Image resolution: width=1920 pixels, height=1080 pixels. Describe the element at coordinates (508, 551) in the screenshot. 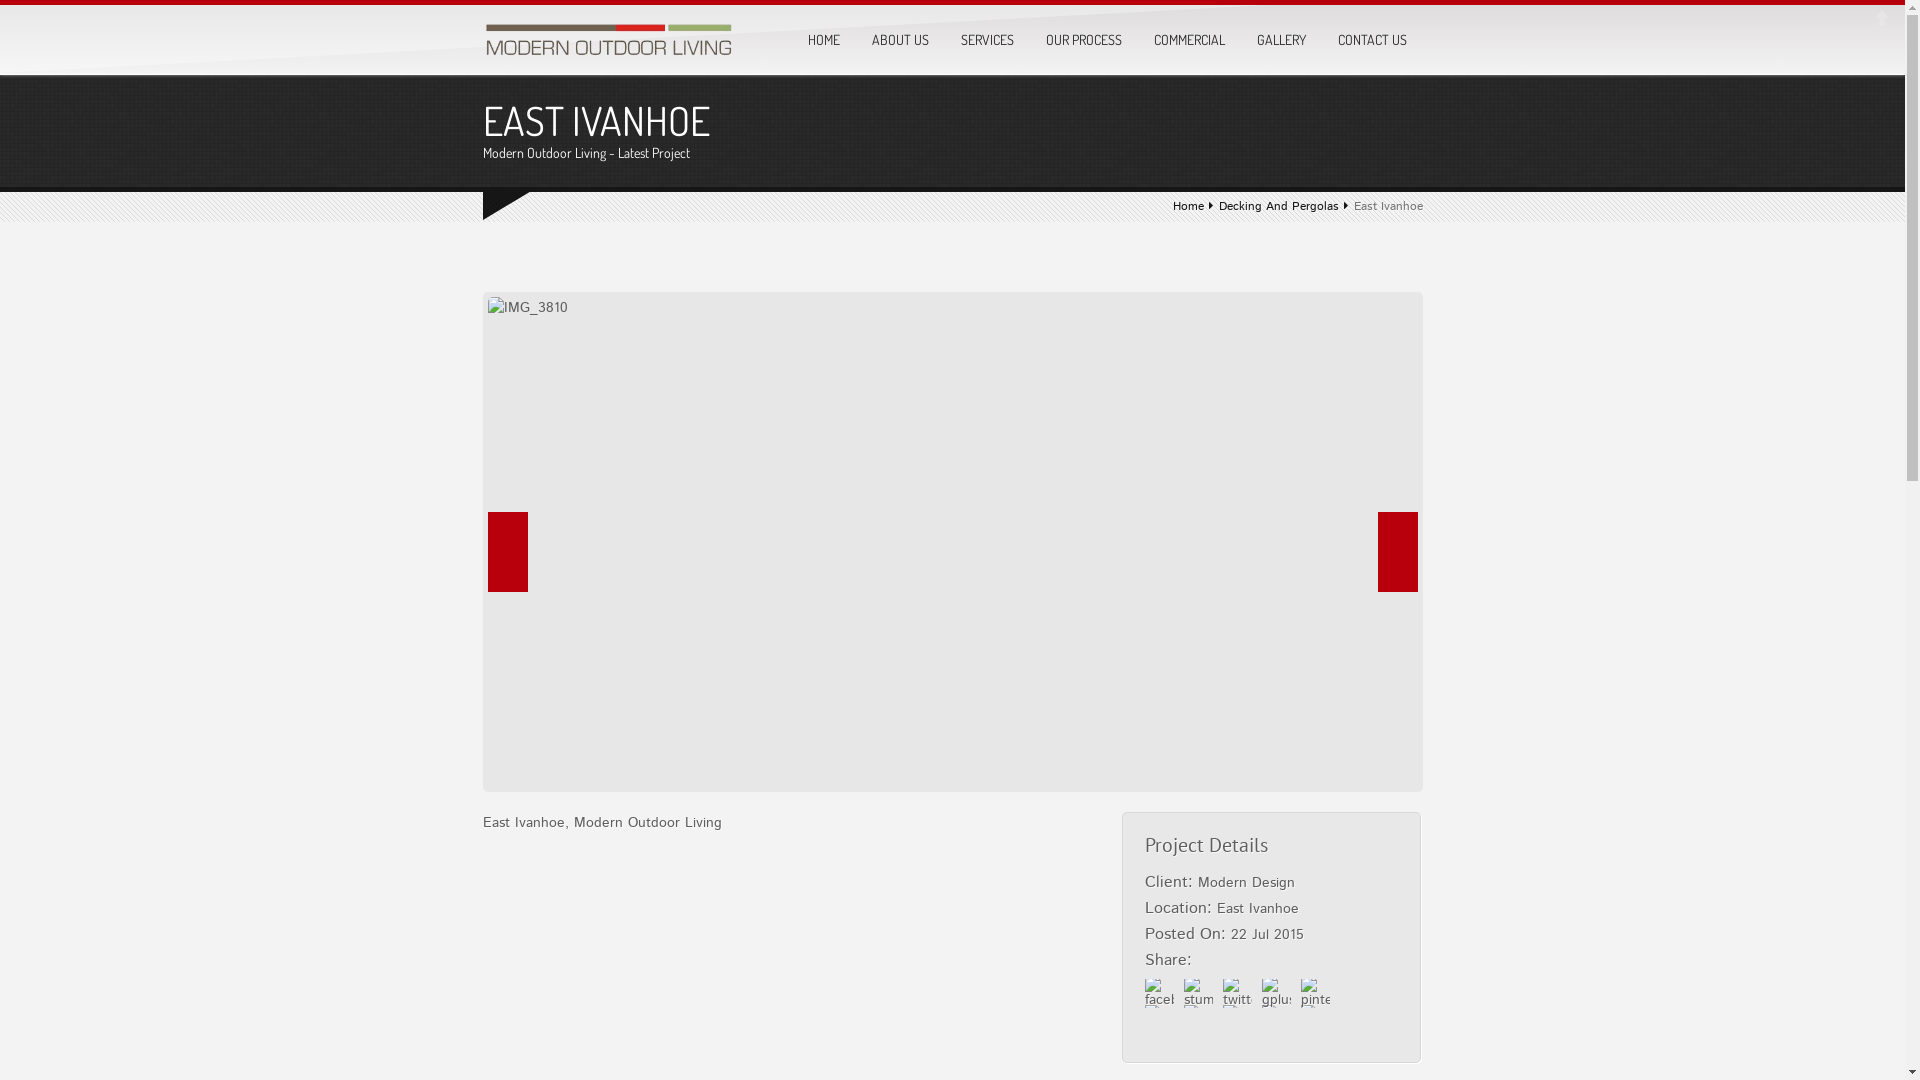

I see `'Prev'` at that location.